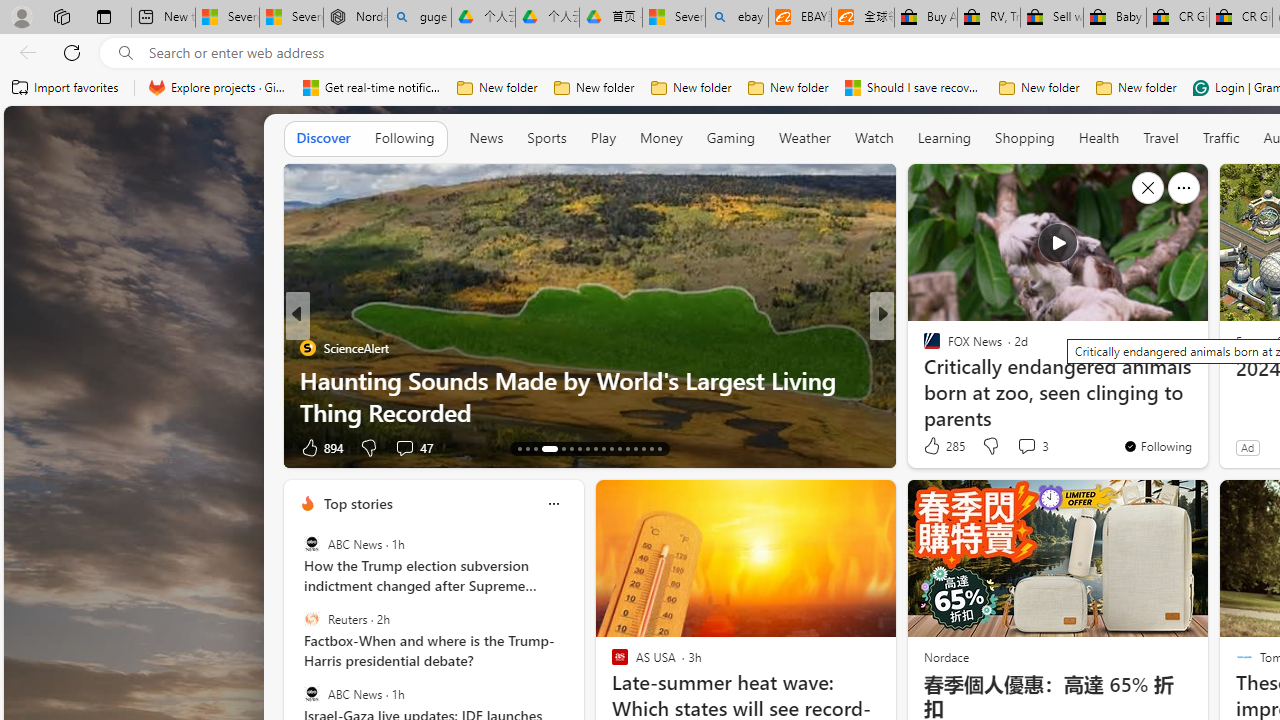 The width and height of the screenshot is (1280, 720). What do you see at coordinates (618, 447) in the screenshot?
I see `'AutomationID: tab-24'` at bounding box center [618, 447].